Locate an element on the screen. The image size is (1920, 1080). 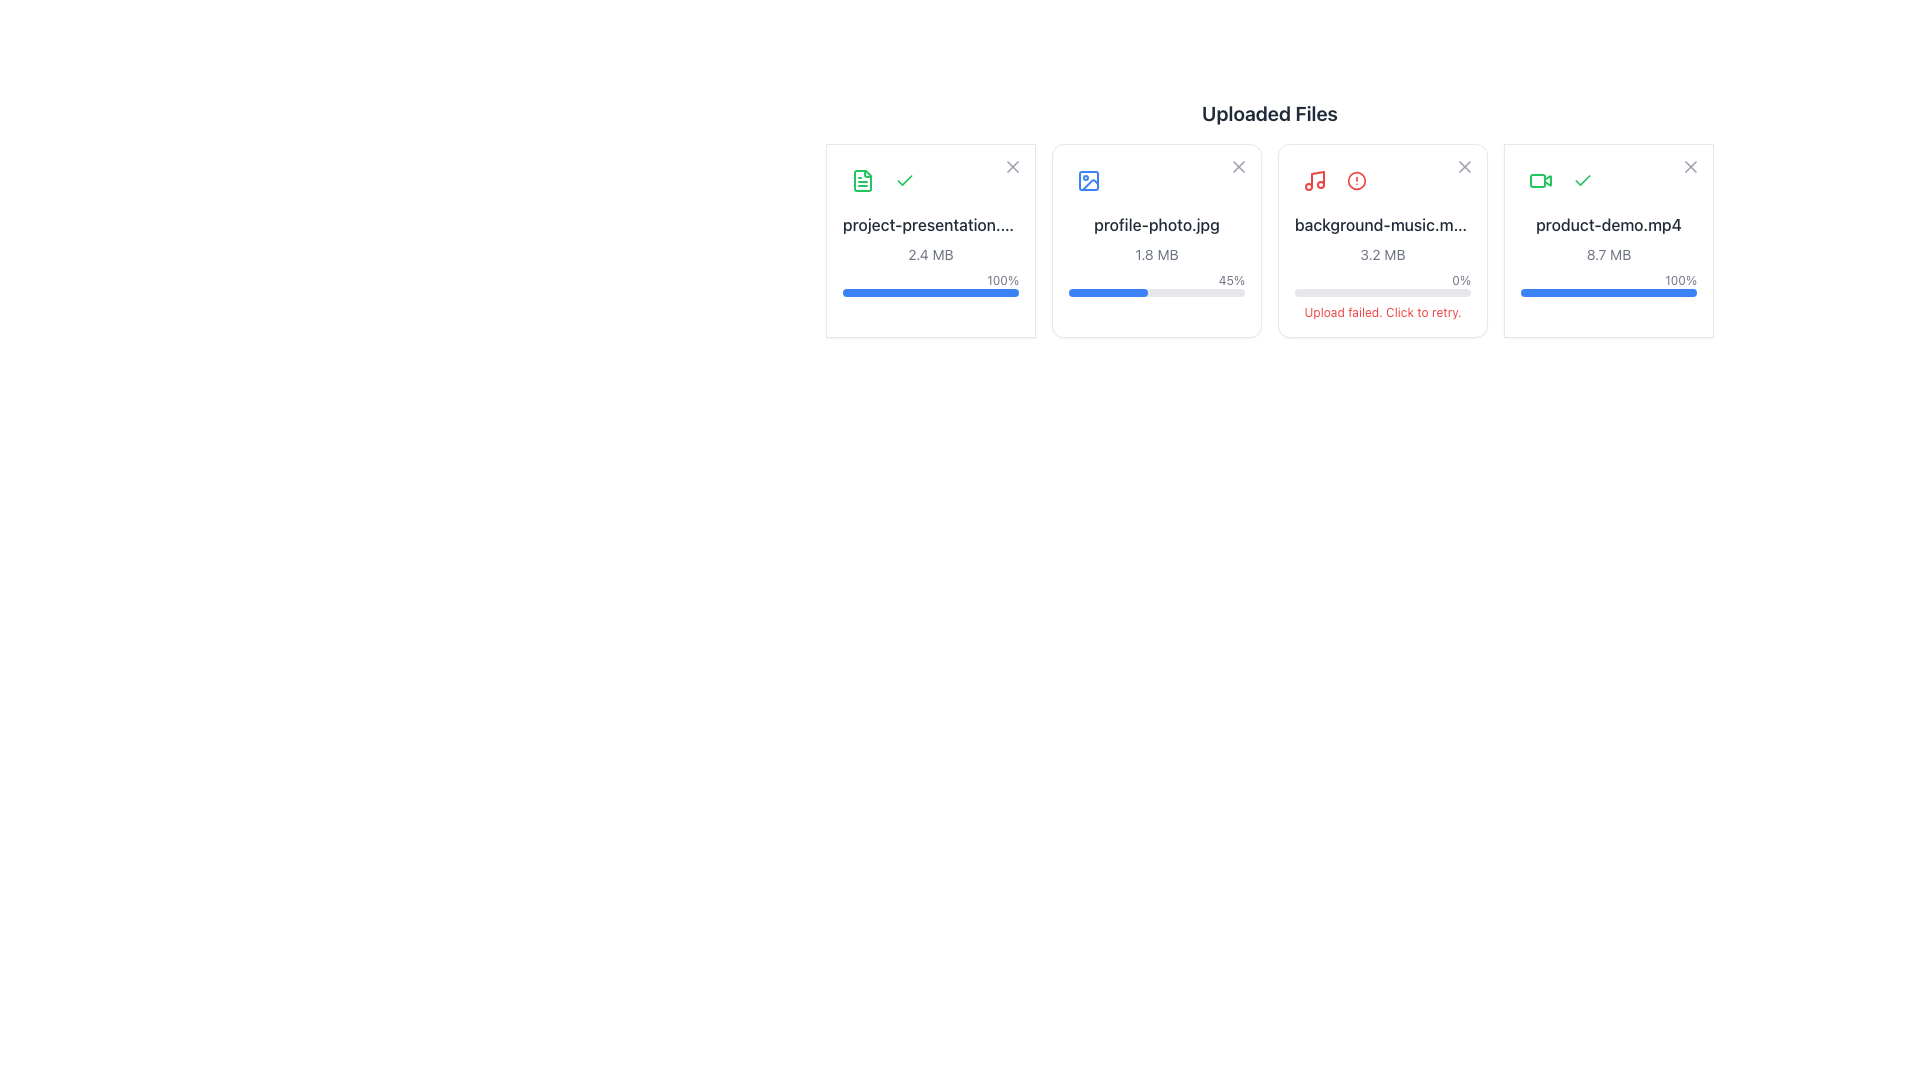
the Error message label notifying the user of the file upload failure for 'background-music.mp3' is located at coordinates (1381, 312).